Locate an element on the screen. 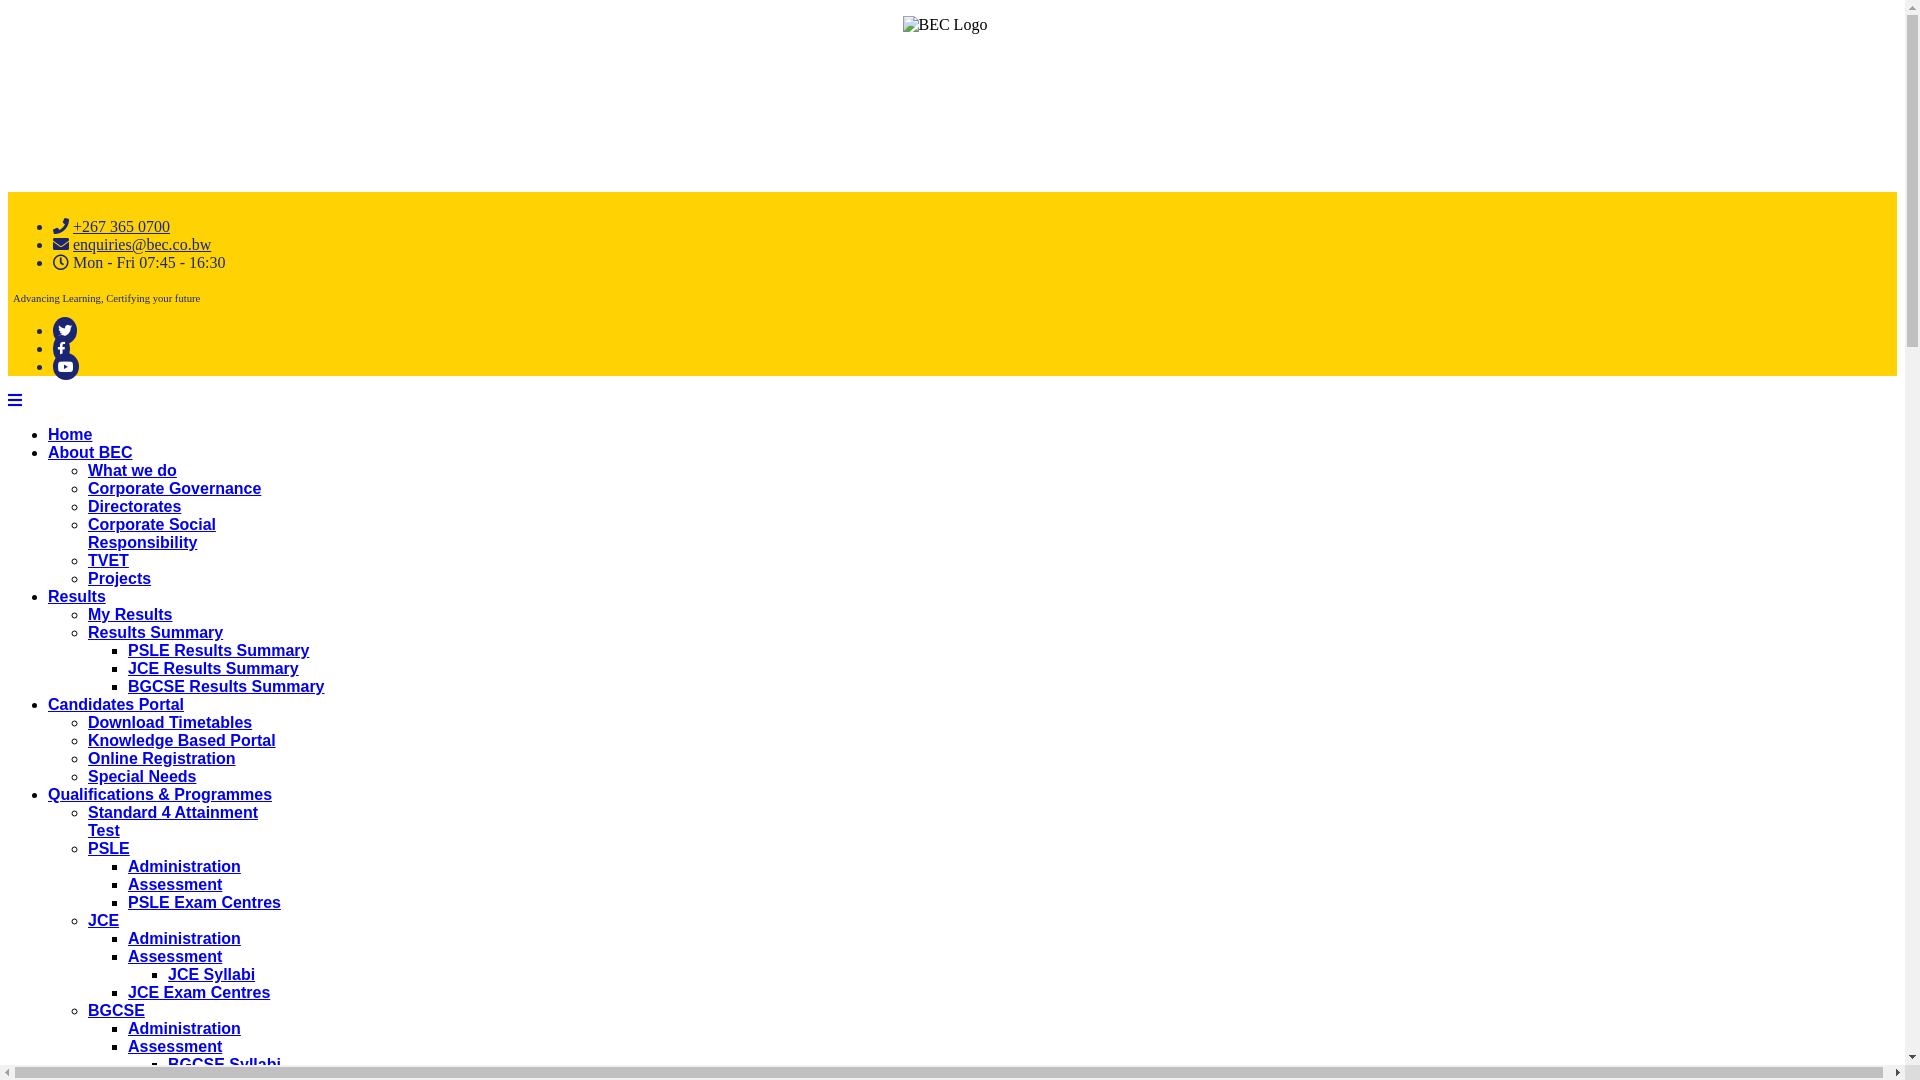  'Results' is located at coordinates (76, 595).